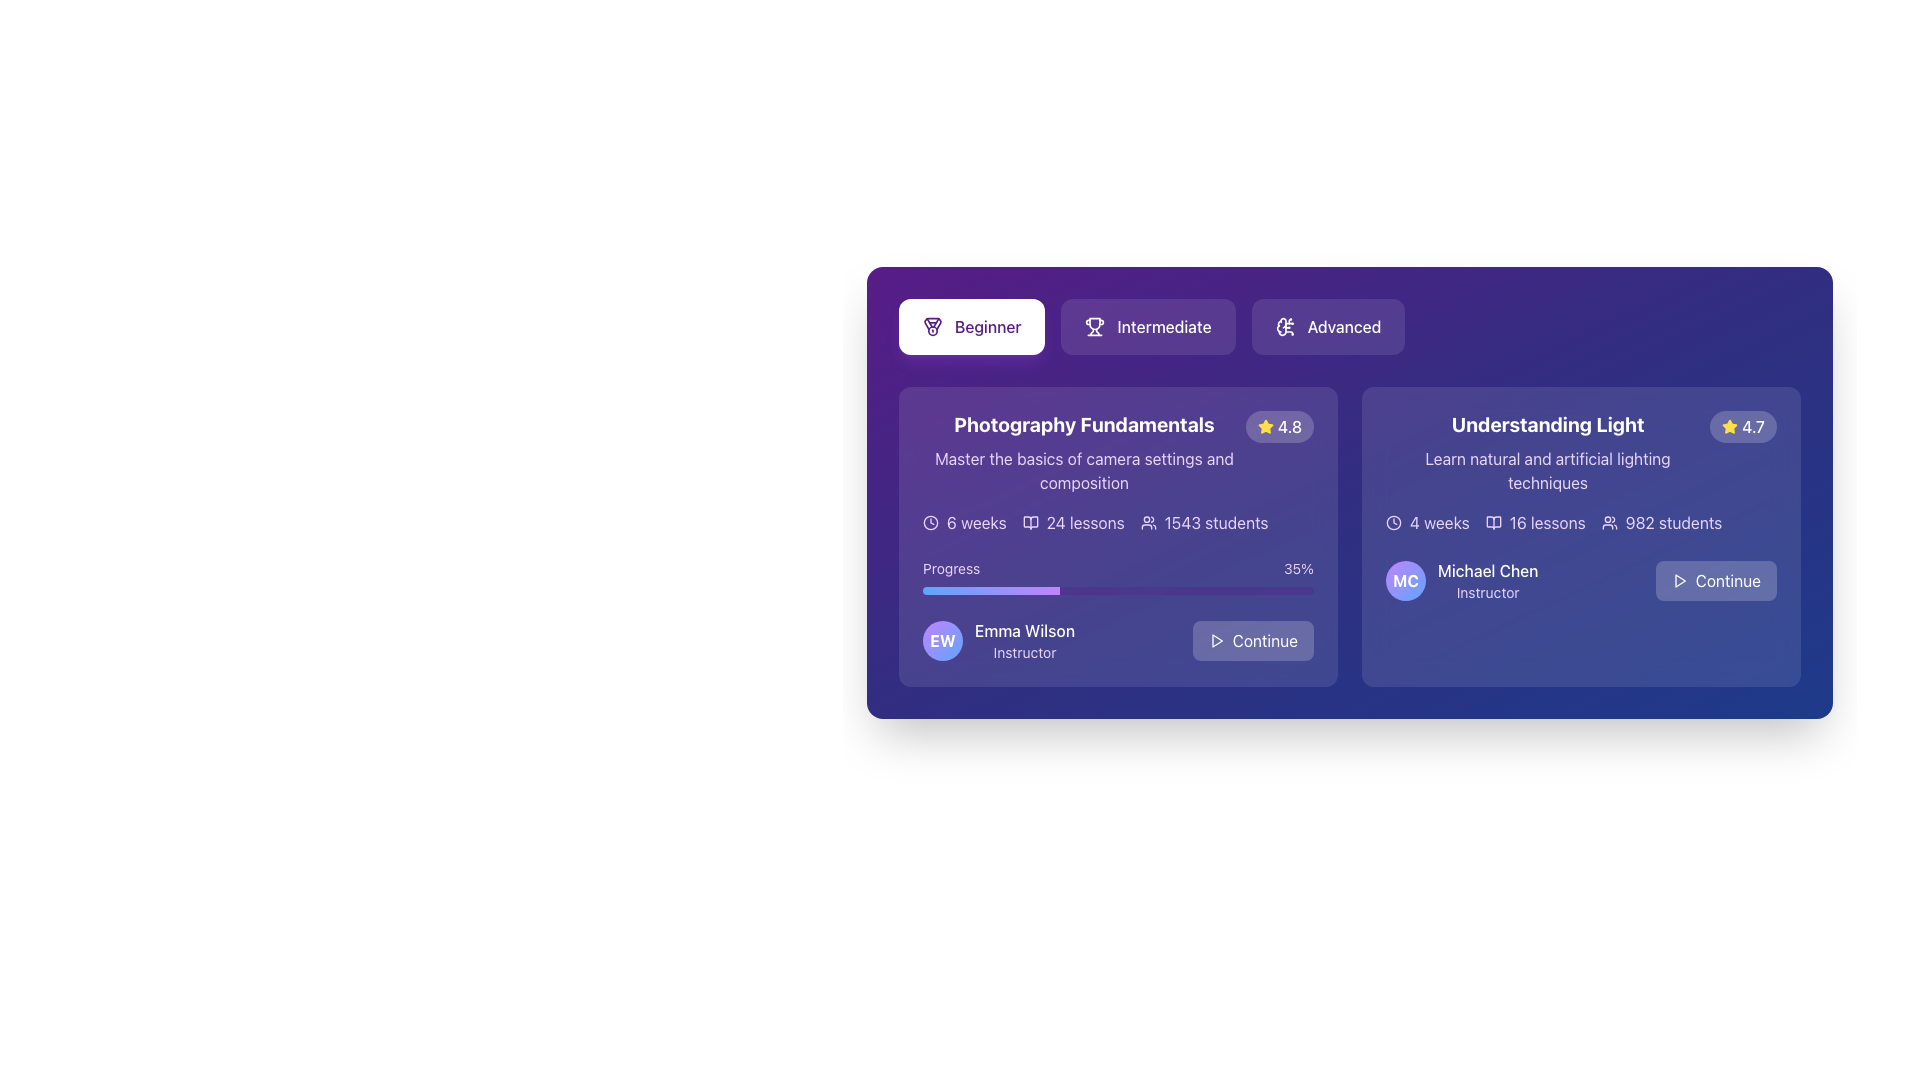  I want to click on the informational text element displaying '4 weeks', '16 lessons', and '982 students', which is located in the lower portion of the 'Understanding Light' card, just above the instructor's name and the Continue button, so click(1580, 522).